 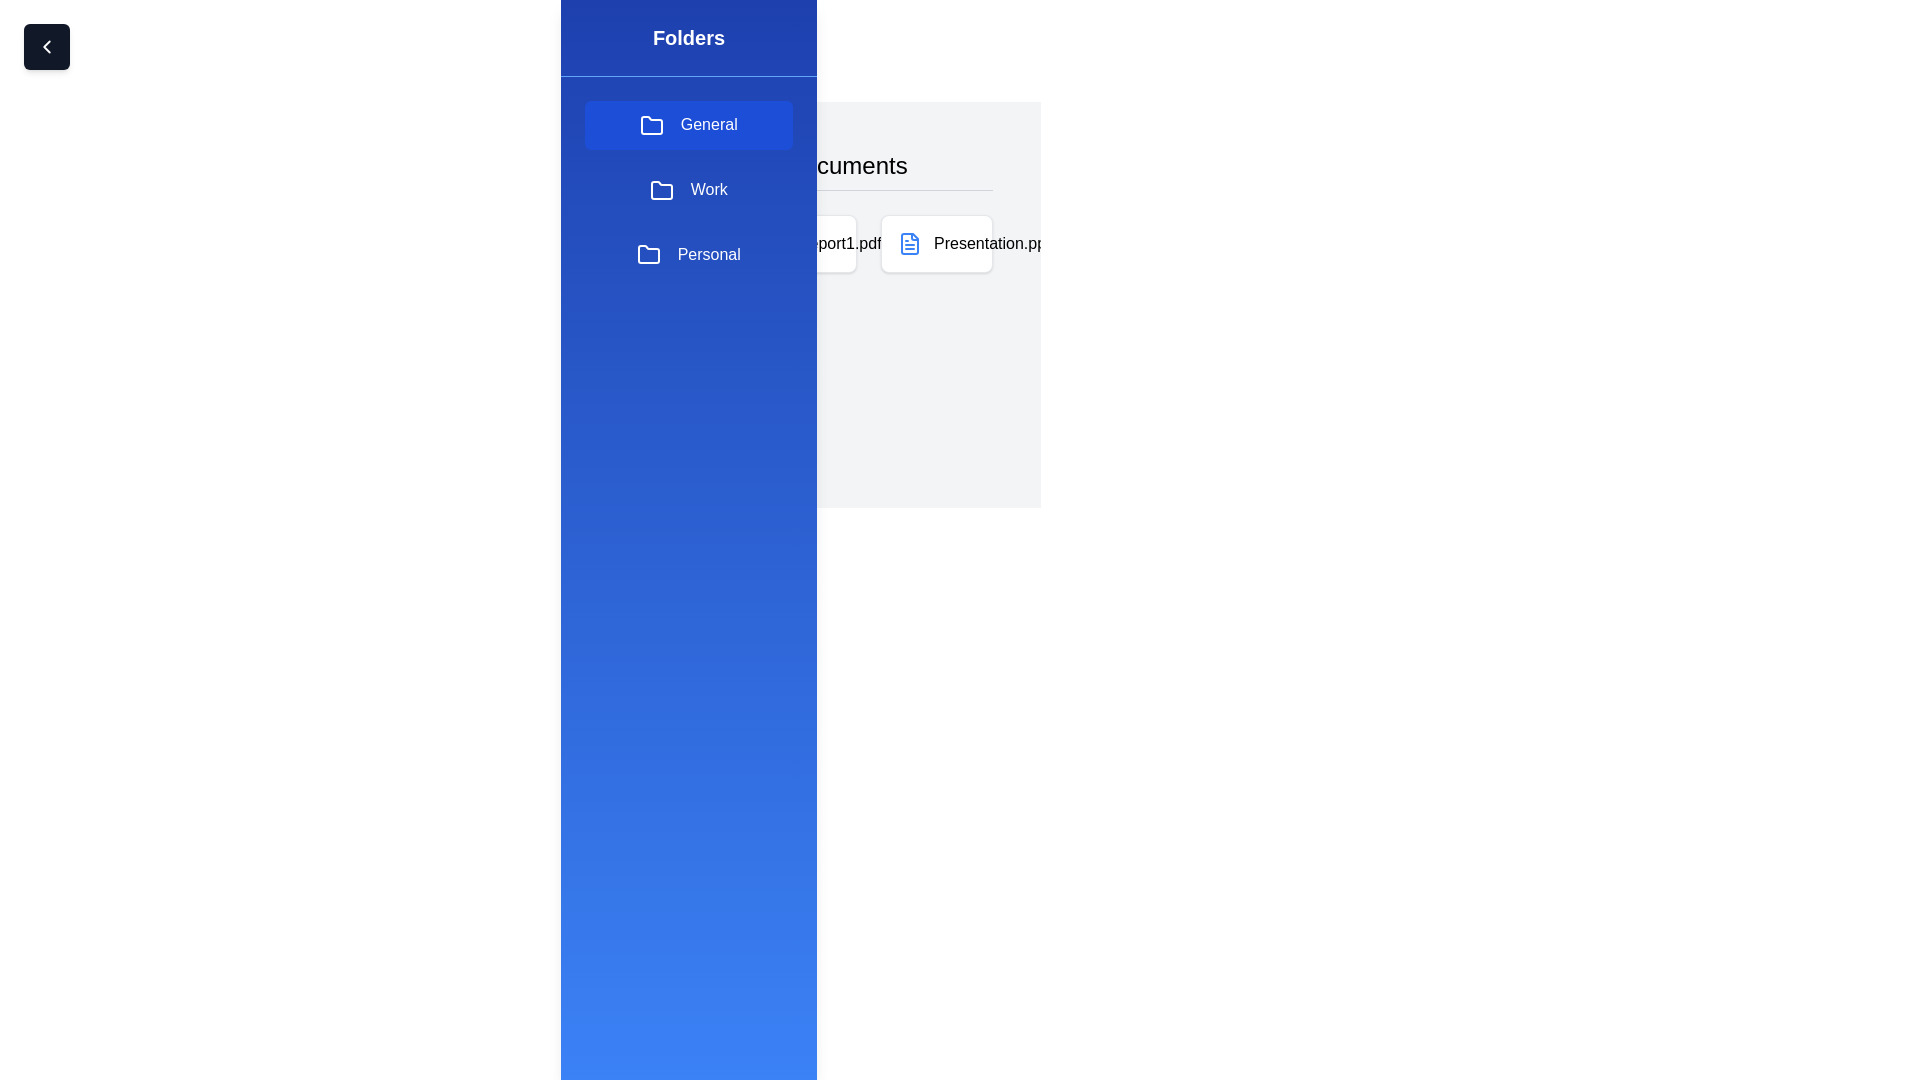 What do you see at coordinates (652, 125) in the screenshot?
I see `the icon representing the folder associated with the 'General' label, located in the sidebar next to the button-style item with a highlighted blue background` at bounding box center [652, 125].